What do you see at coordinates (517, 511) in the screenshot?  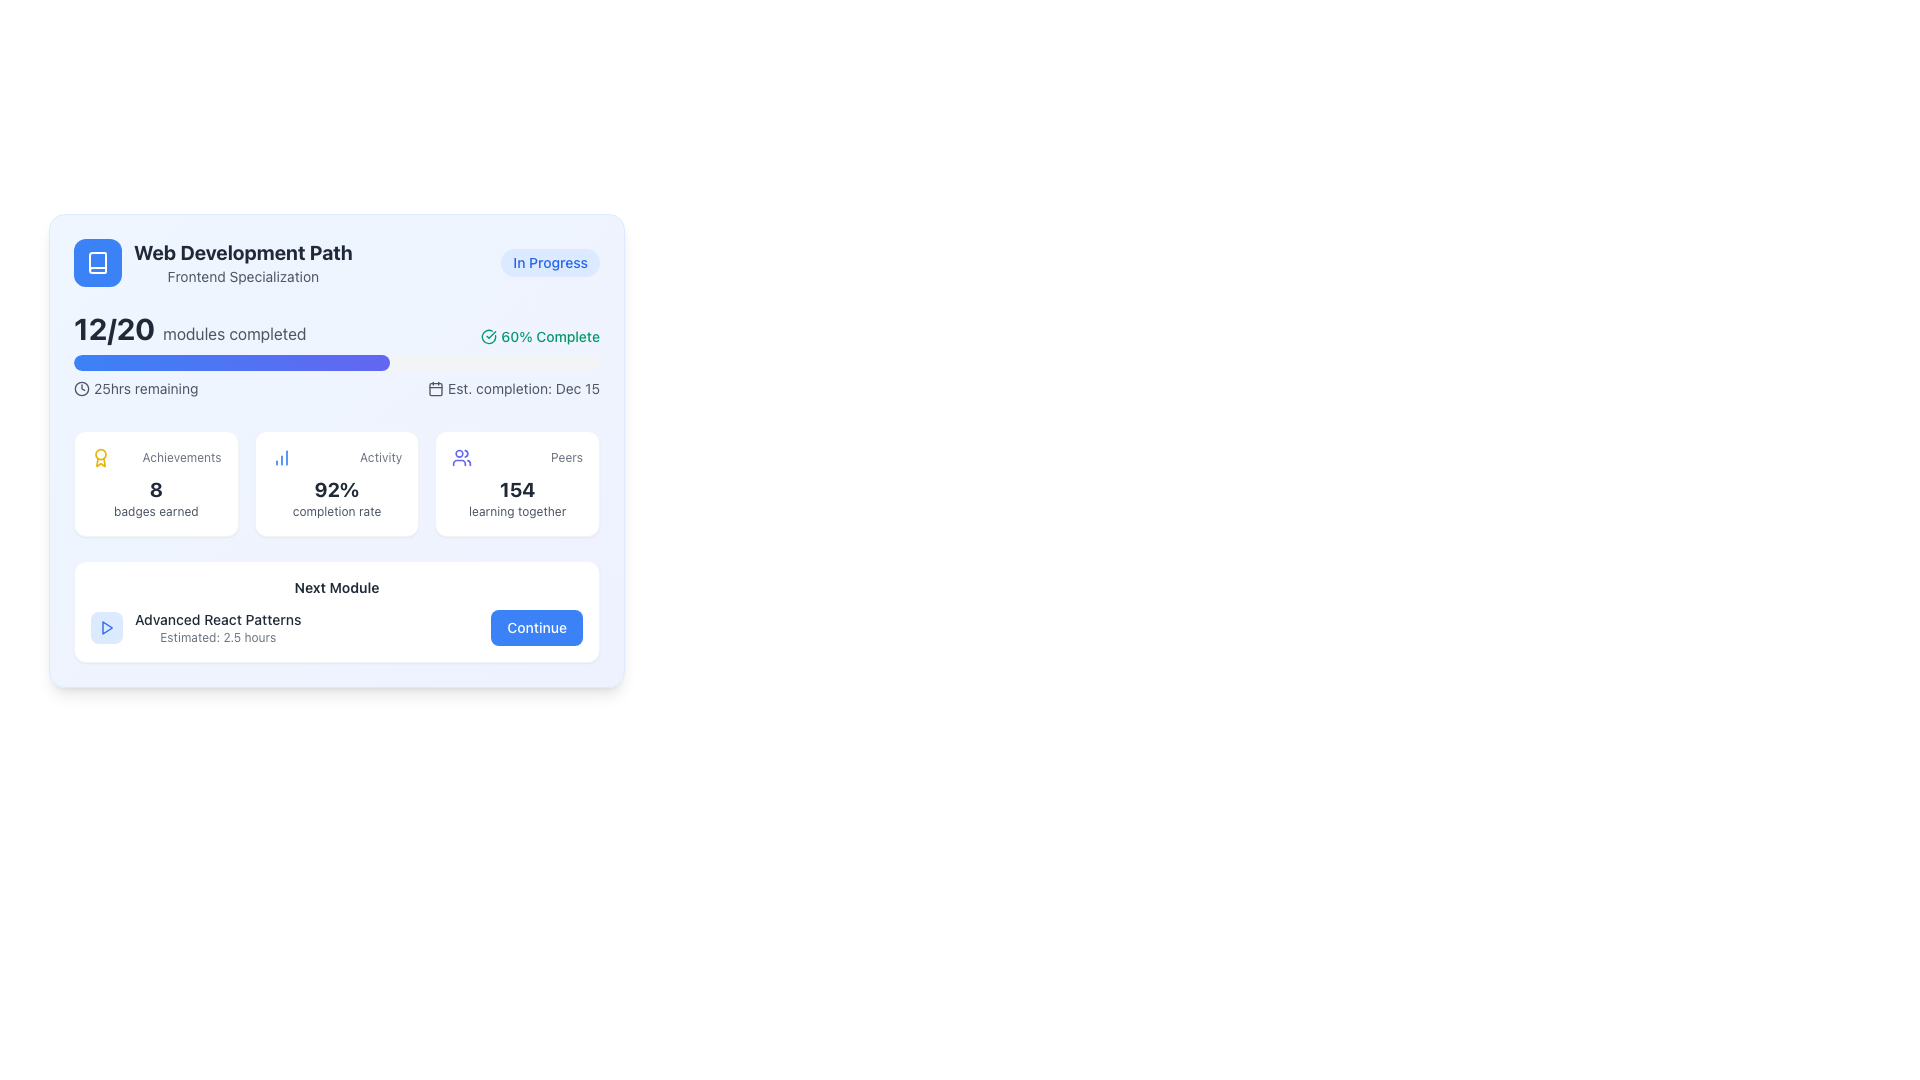 I see `descriptive text label located in the bottom section of the 'Peers' card, directly beneath the number '154' and to the right of the text 'Peers'` at bounding box center [517, 511].